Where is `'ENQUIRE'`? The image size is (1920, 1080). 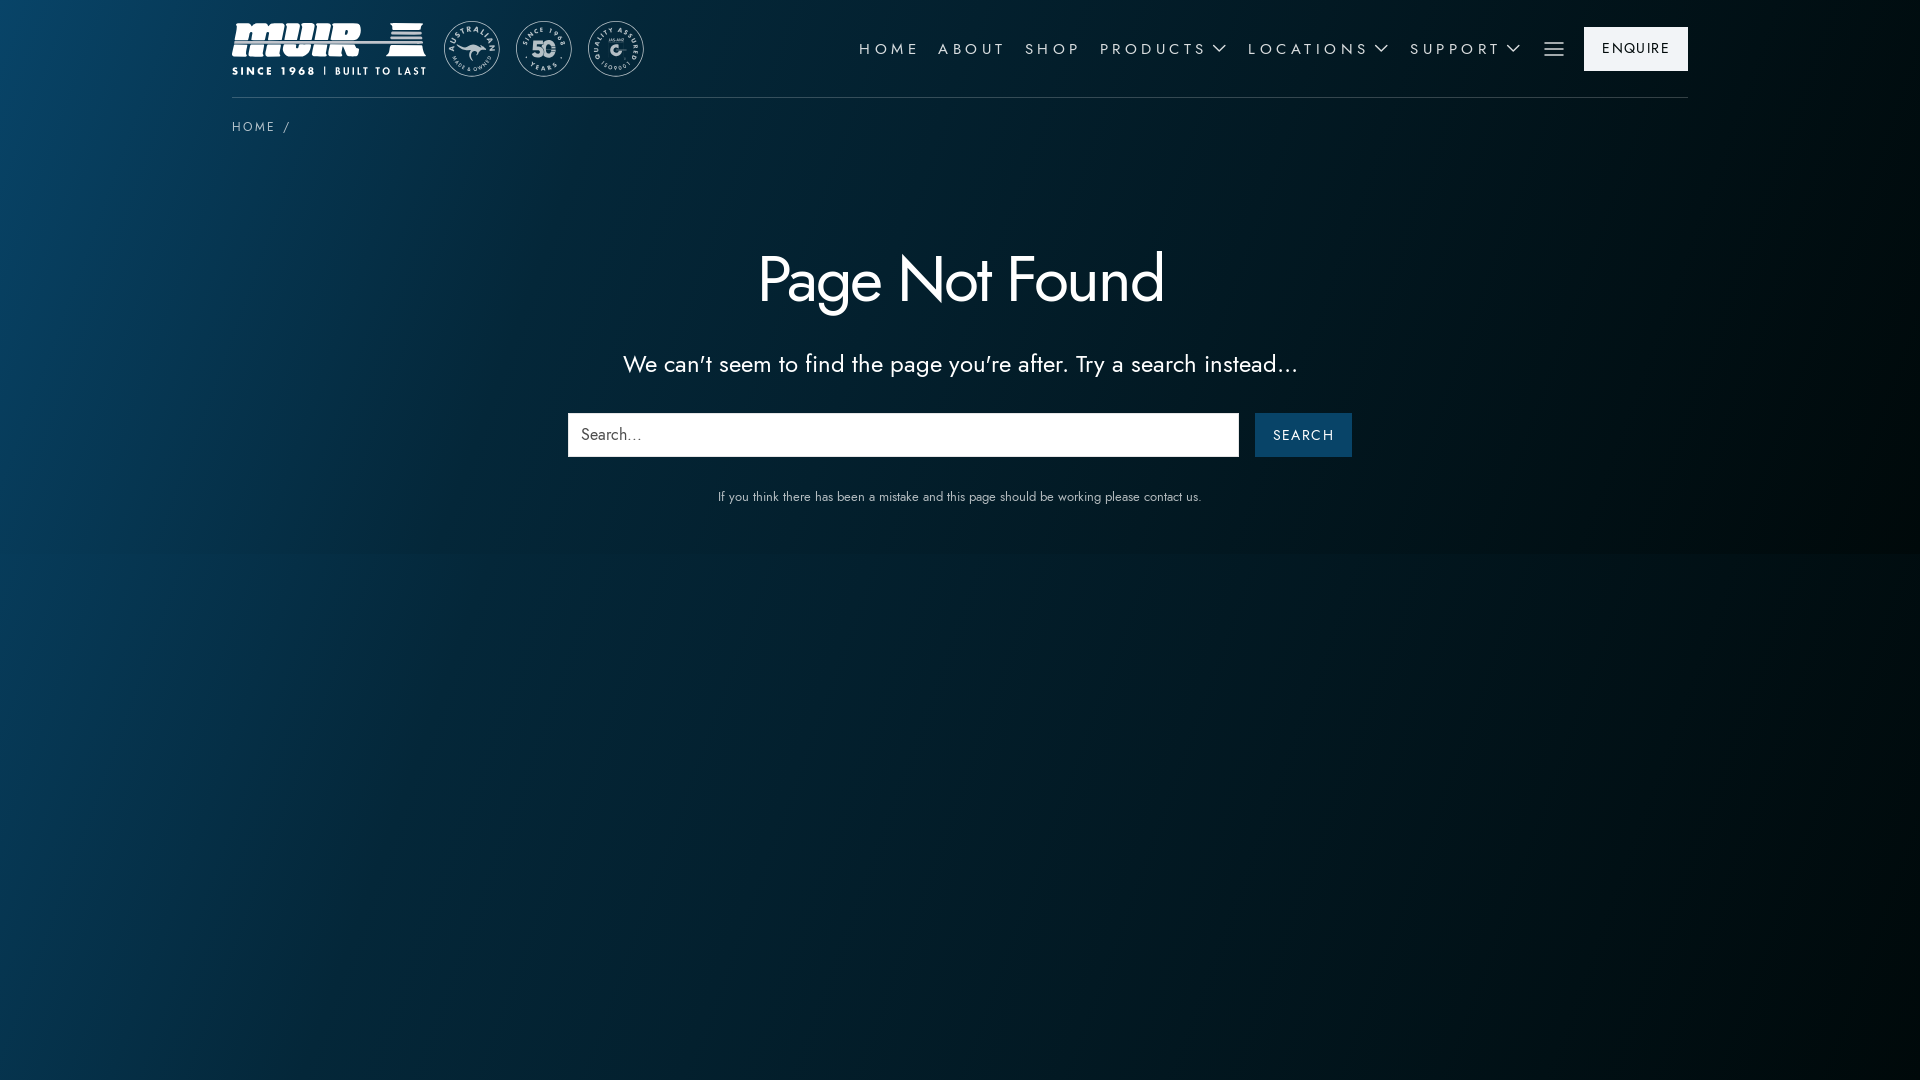
'ENQUIRE' is located at coordinates (1636, 48).